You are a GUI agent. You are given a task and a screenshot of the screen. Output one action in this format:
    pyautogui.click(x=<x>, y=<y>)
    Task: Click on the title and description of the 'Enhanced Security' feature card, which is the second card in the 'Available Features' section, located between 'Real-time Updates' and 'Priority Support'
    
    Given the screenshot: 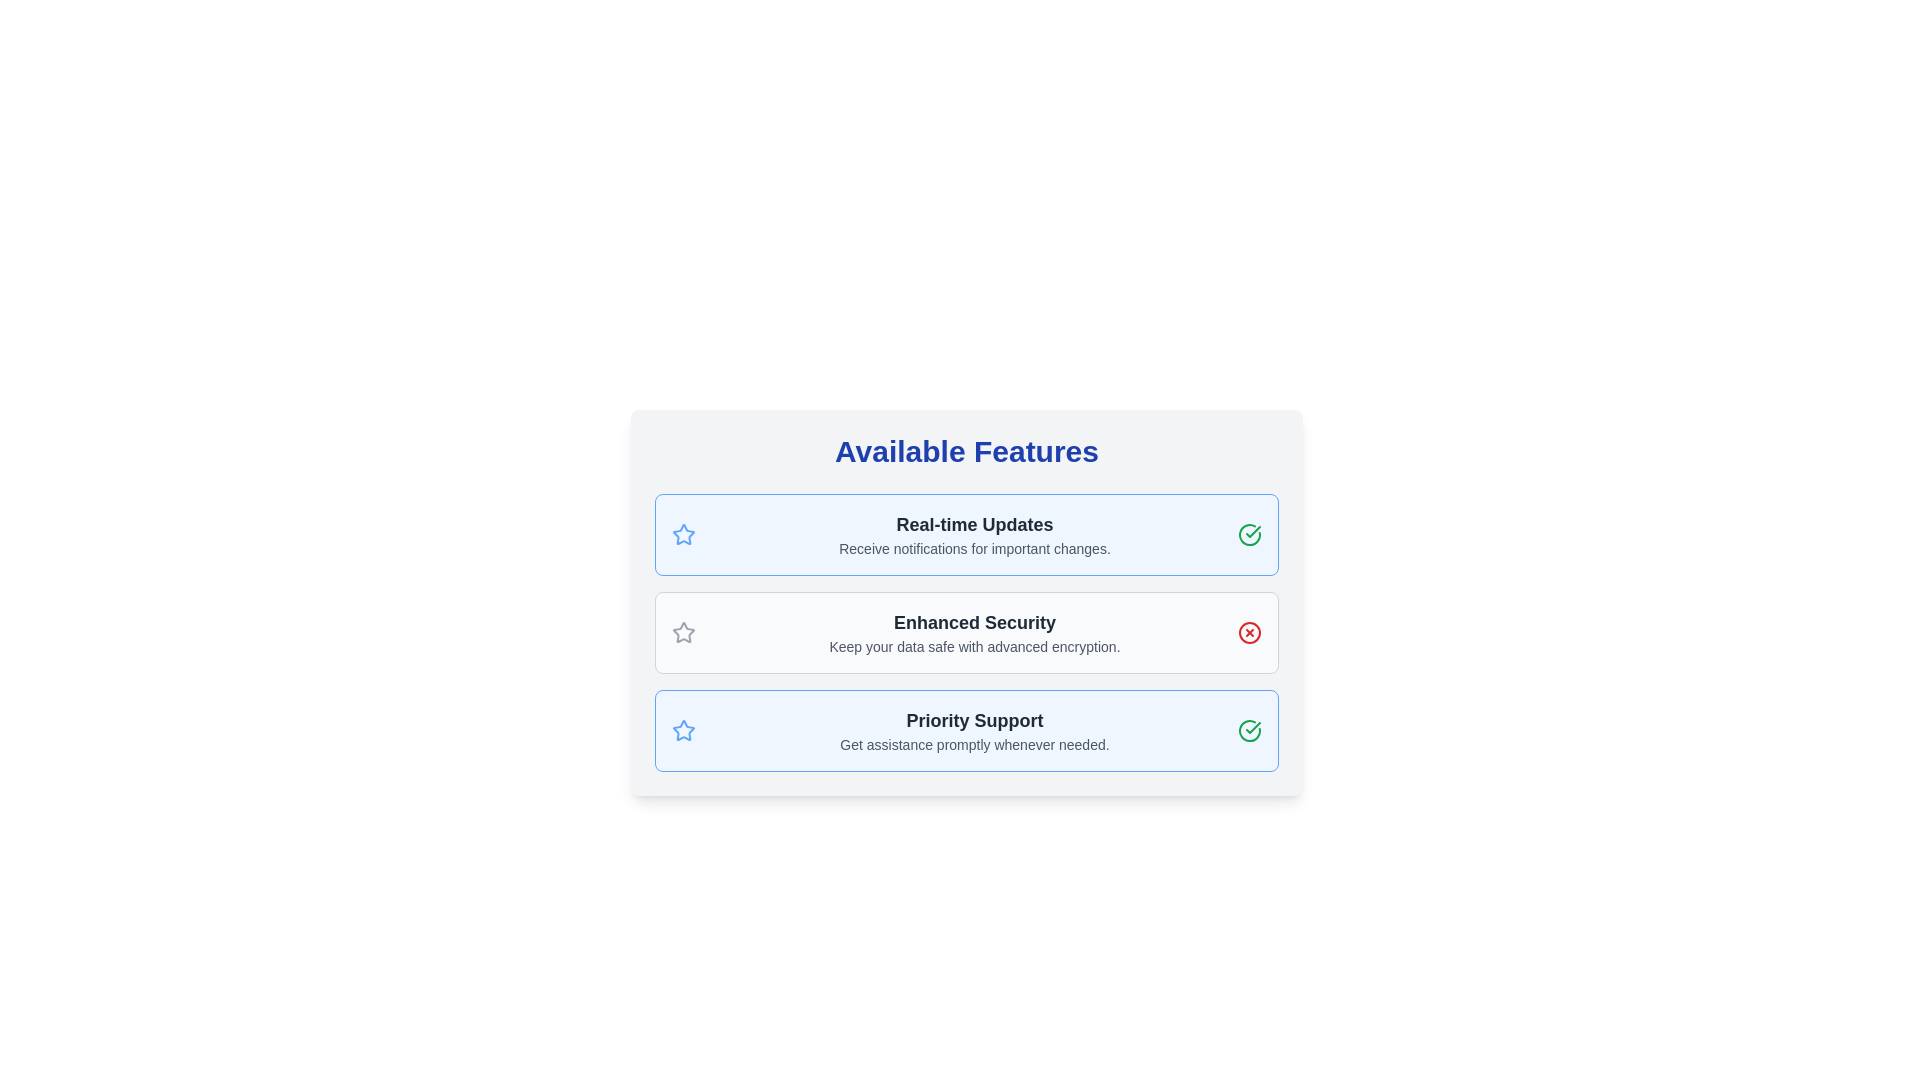 What is the action you would take?
    pyautogui.click(x=966, y=632)
    